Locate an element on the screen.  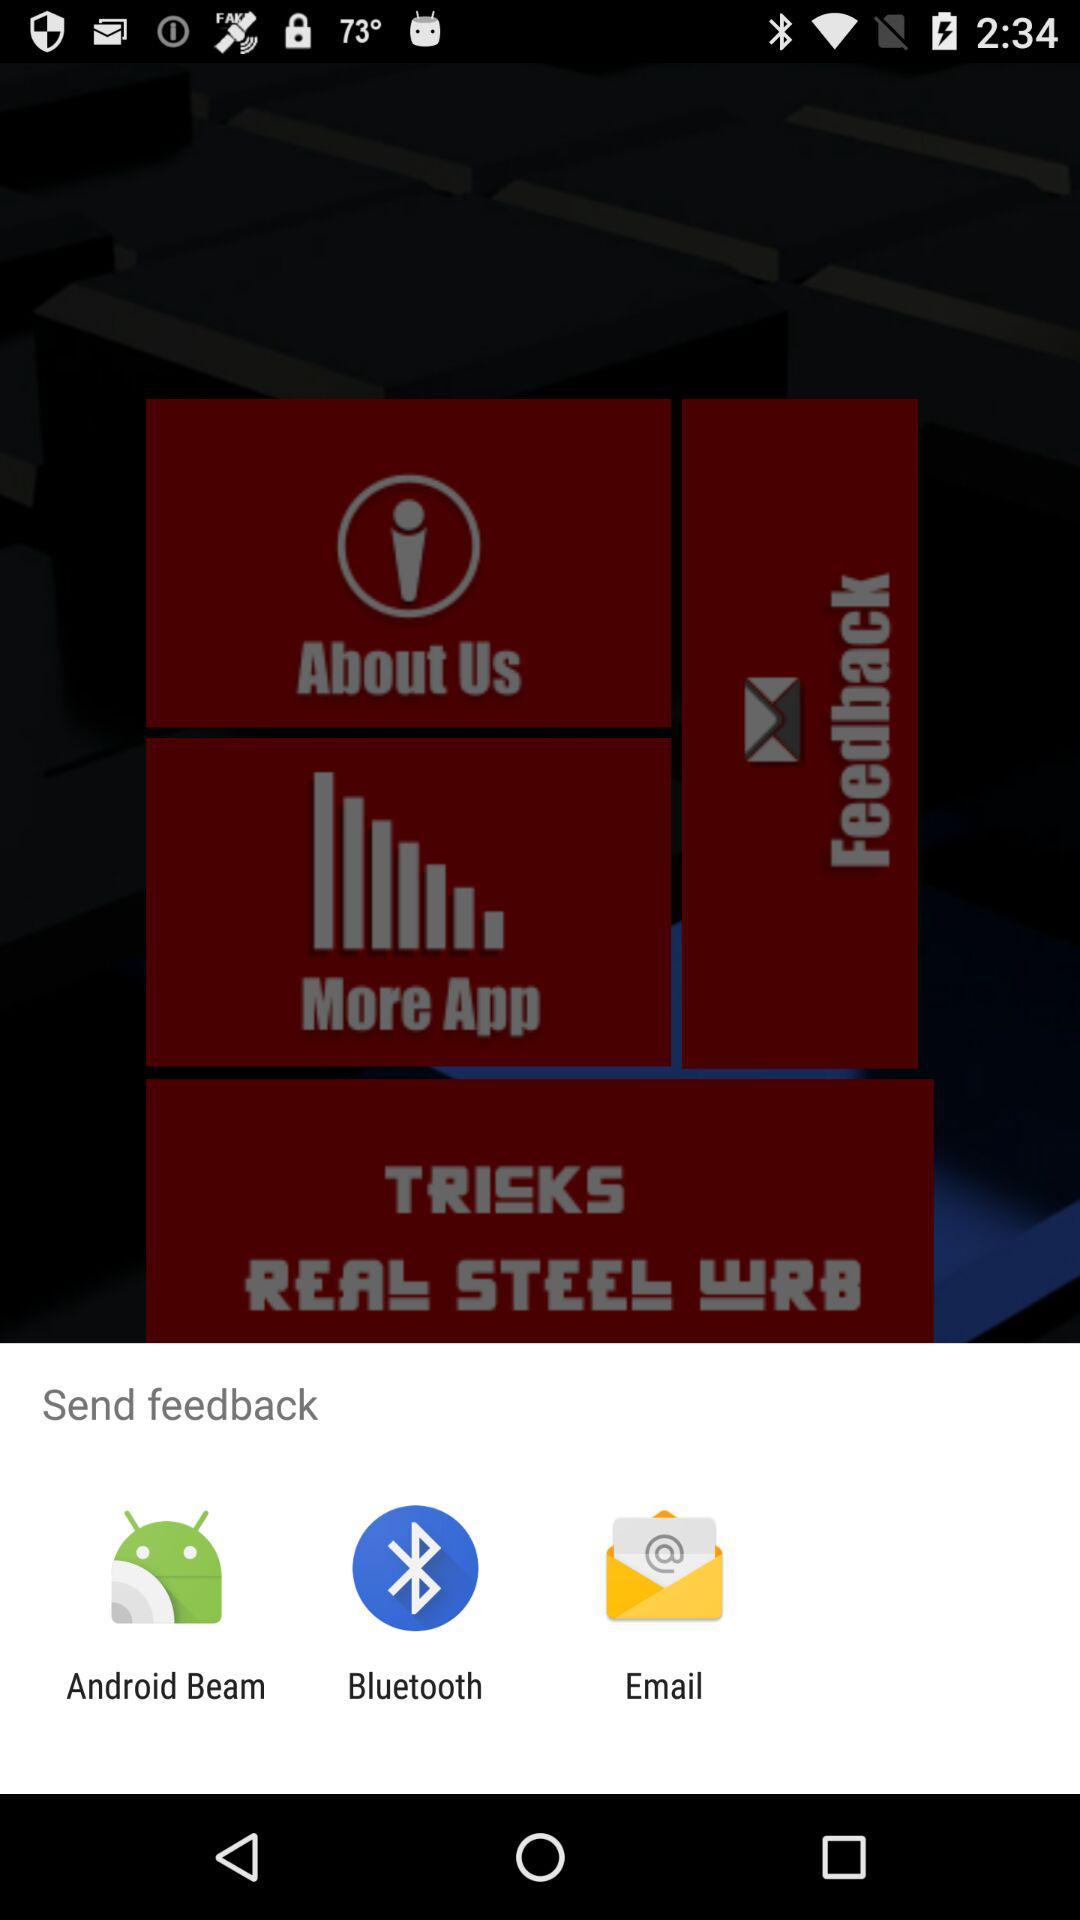
bluetooth app is located at coordinates (414, 1705).